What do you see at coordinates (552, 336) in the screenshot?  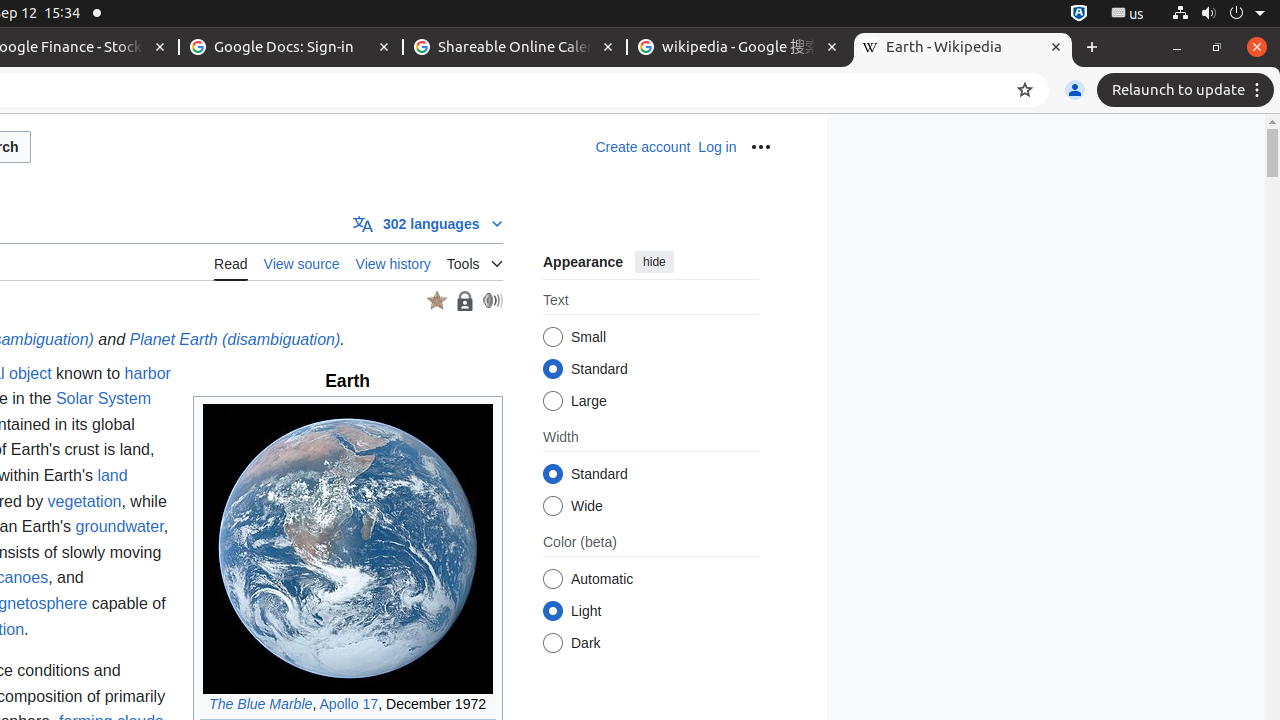 I see `'Small'` at bounding box center [552, 336].